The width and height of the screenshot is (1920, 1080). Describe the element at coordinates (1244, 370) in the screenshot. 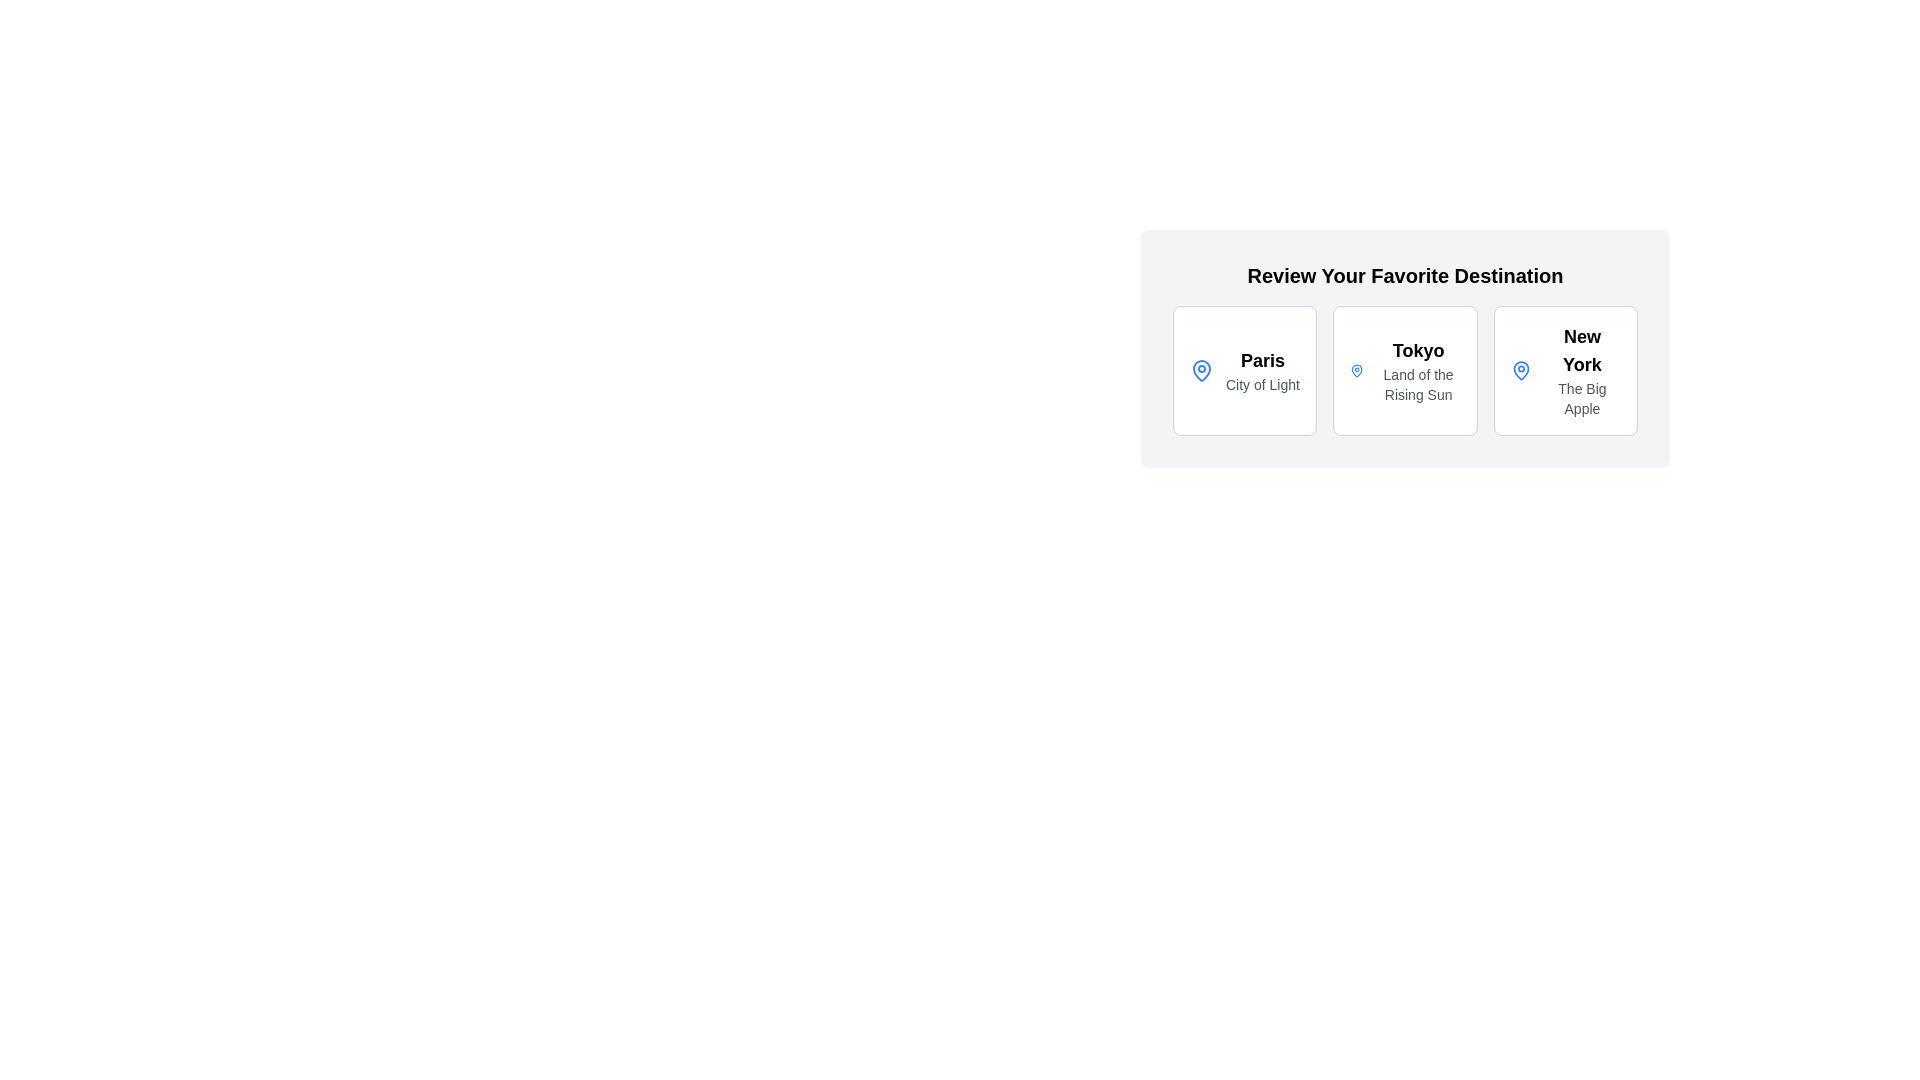

I see `the button representing the city 'Paris', labeled 'City of Light'` at that location.